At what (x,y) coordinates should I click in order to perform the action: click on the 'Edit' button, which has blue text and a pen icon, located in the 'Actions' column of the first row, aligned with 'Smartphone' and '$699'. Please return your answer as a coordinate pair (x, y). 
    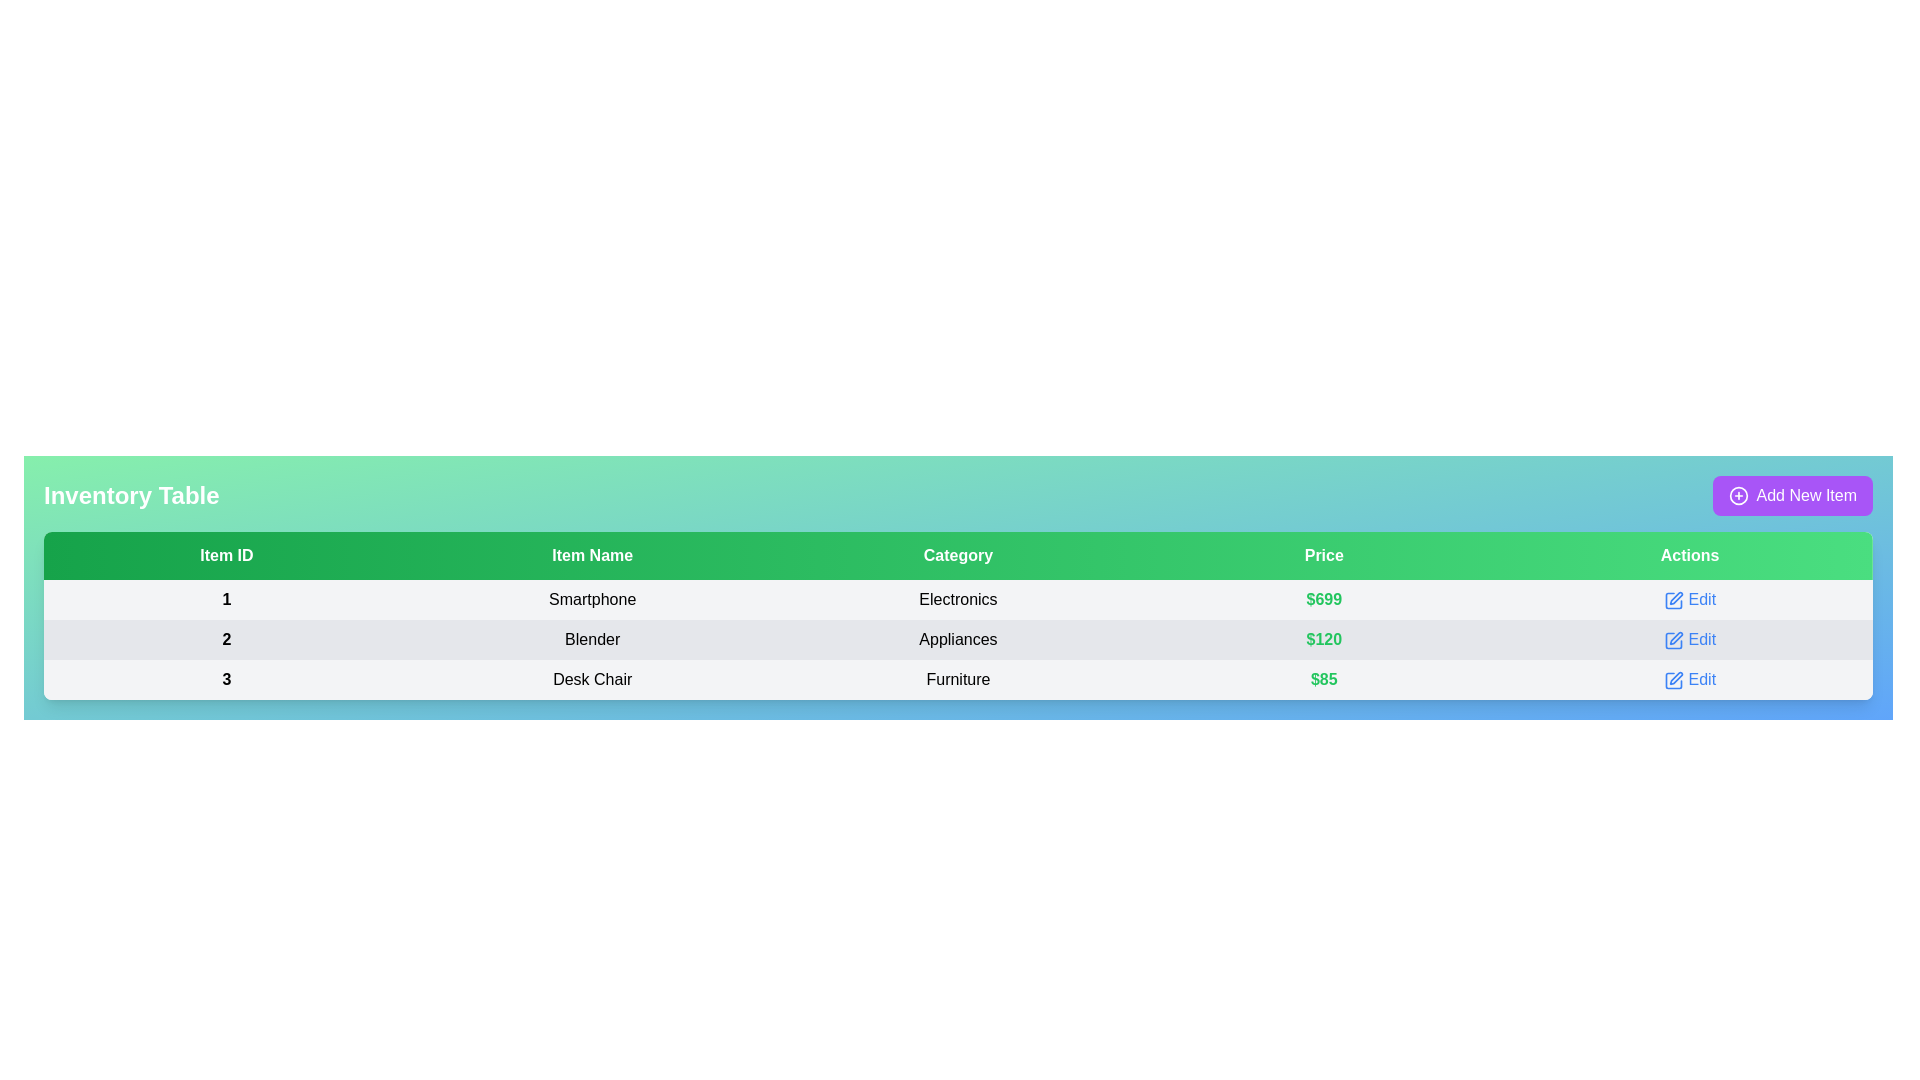
    Looking at the image, I should click on (1689, 599).